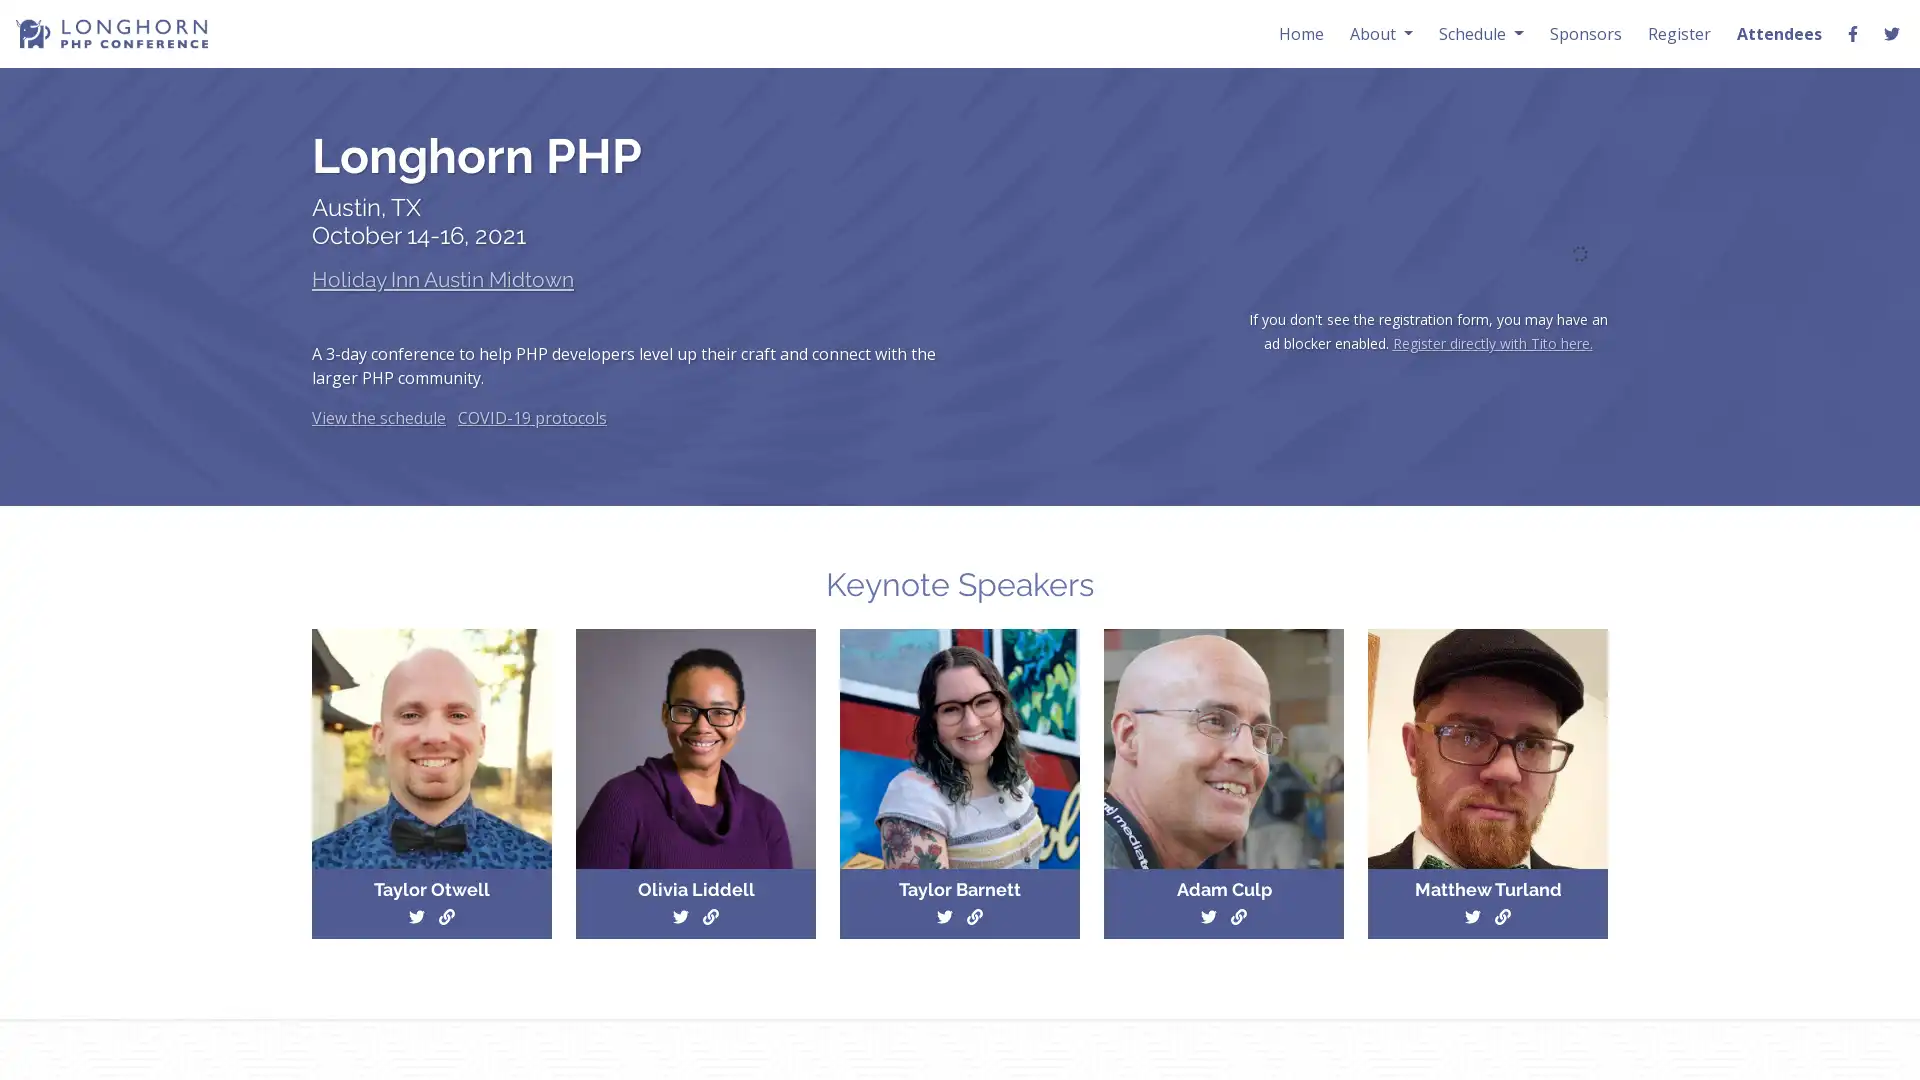 The height and width of the screenshot is (1080, 1920). Describe the element at coordinates (1380, 33) in the screenshot. I see `About` at that location.